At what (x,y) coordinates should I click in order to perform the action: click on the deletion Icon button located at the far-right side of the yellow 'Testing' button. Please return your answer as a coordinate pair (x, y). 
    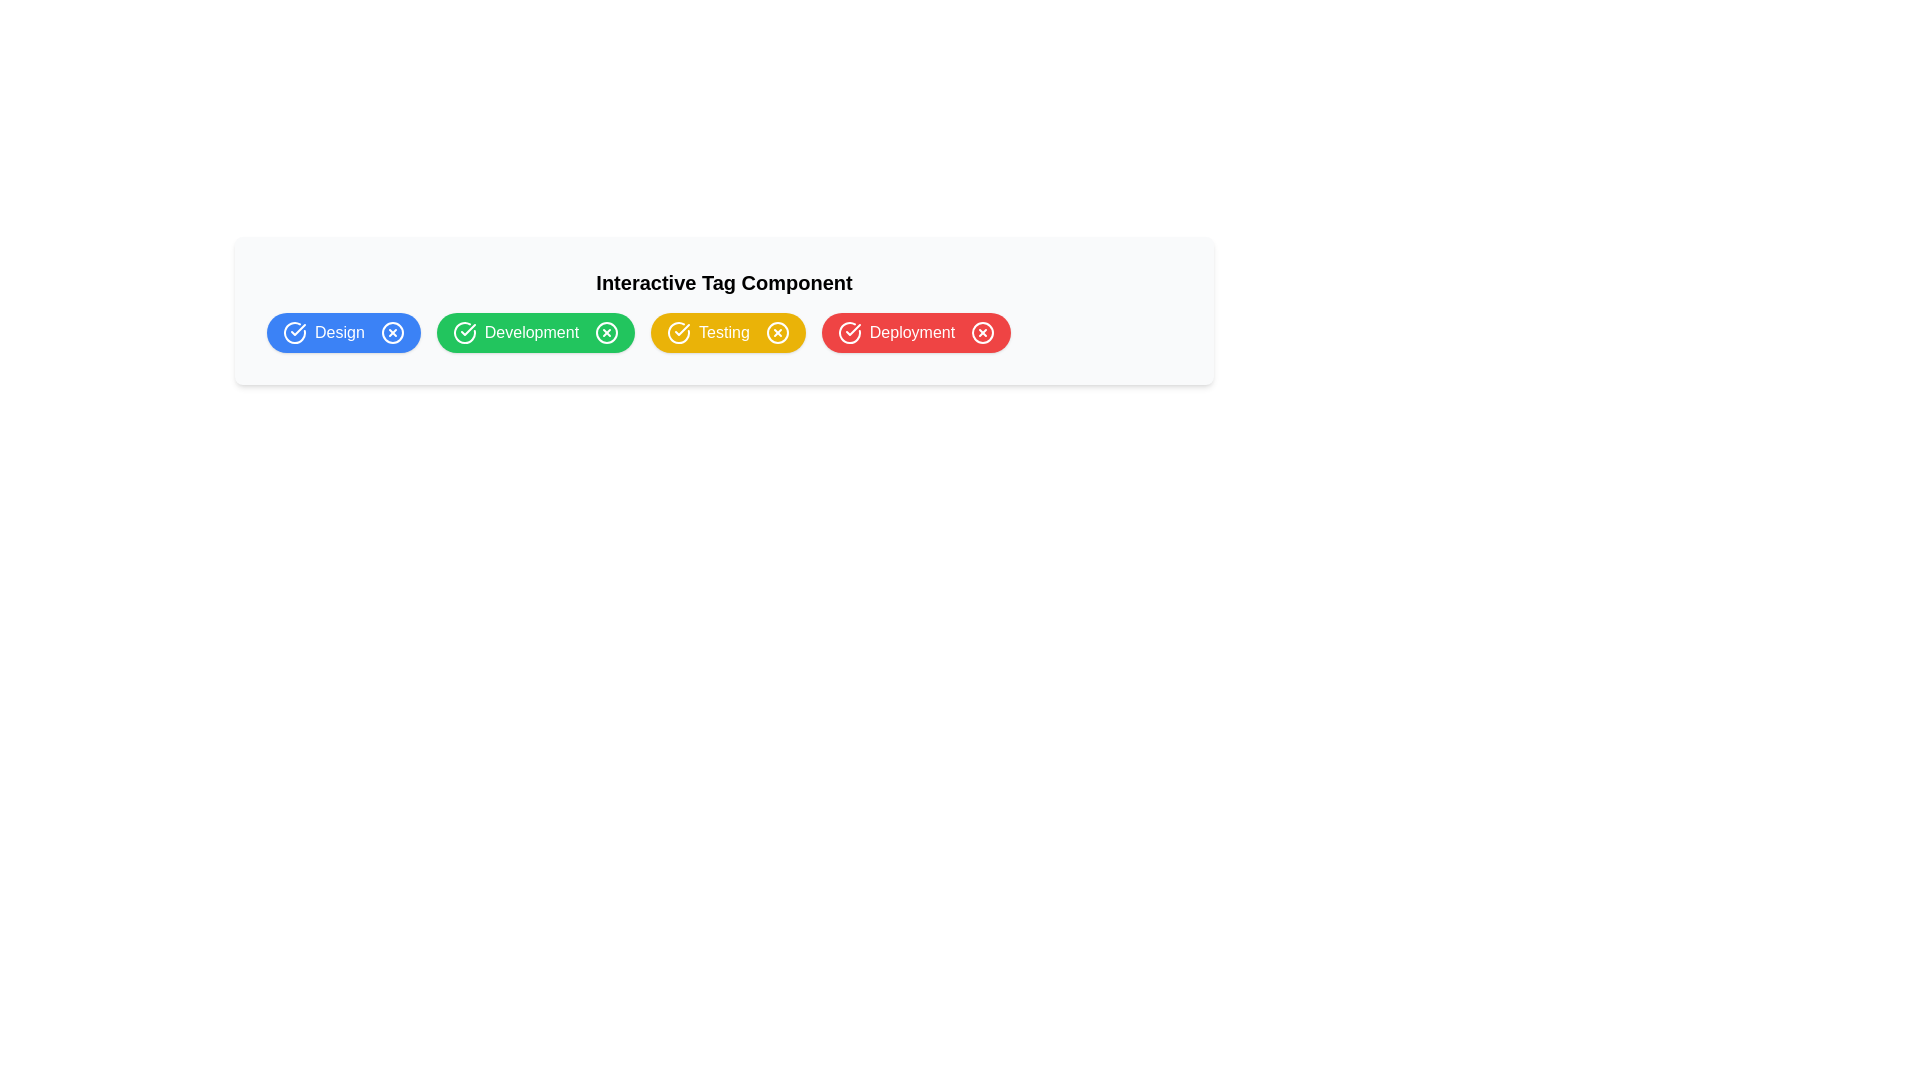
    Looking at the image, I should click on (776, 331).